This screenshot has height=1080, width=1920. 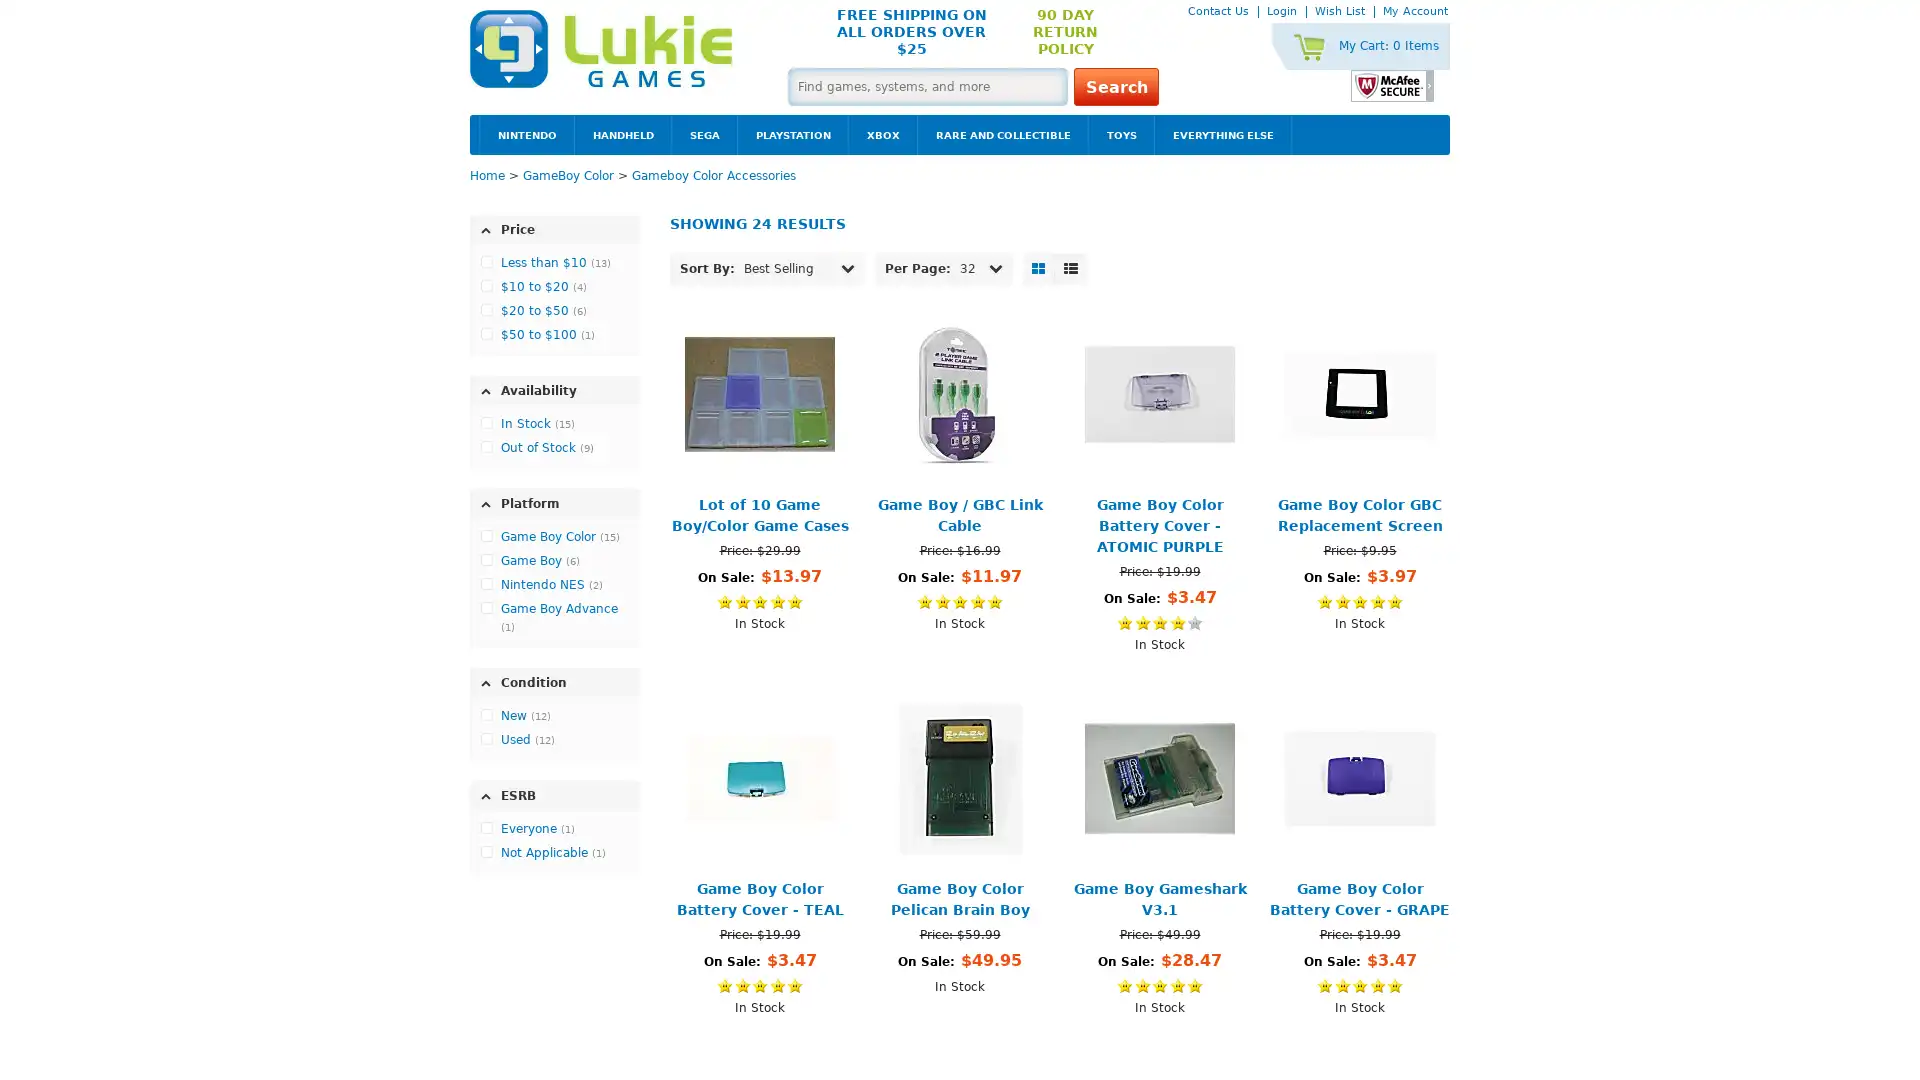 What do you see at coordinates (1115, 86) in the screenshot?
I see `Search` at bounding box center [1115, 86].